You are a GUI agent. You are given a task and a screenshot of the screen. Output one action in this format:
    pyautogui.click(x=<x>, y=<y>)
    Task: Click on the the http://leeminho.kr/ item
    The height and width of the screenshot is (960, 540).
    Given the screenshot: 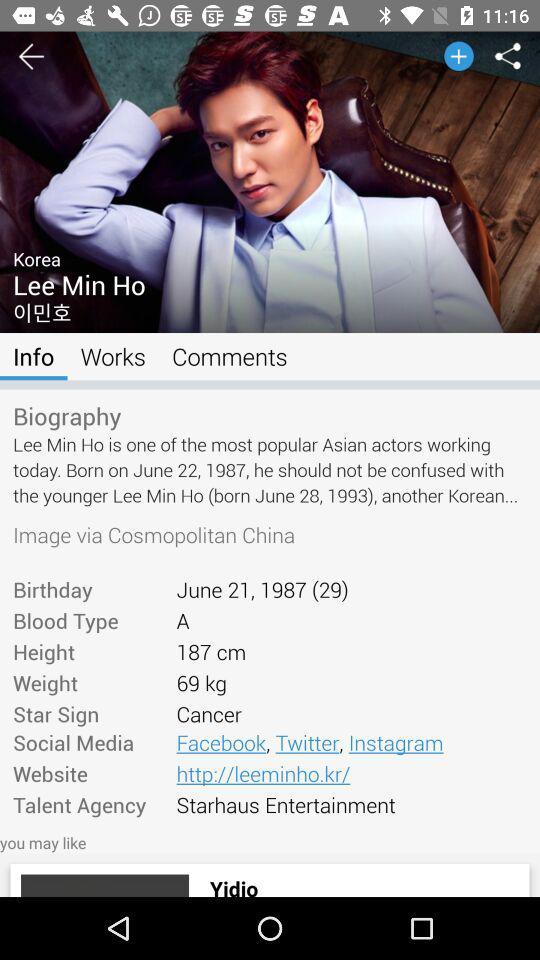 What is the action you would take?
    pyautogui.click(x=350, y=772)
    